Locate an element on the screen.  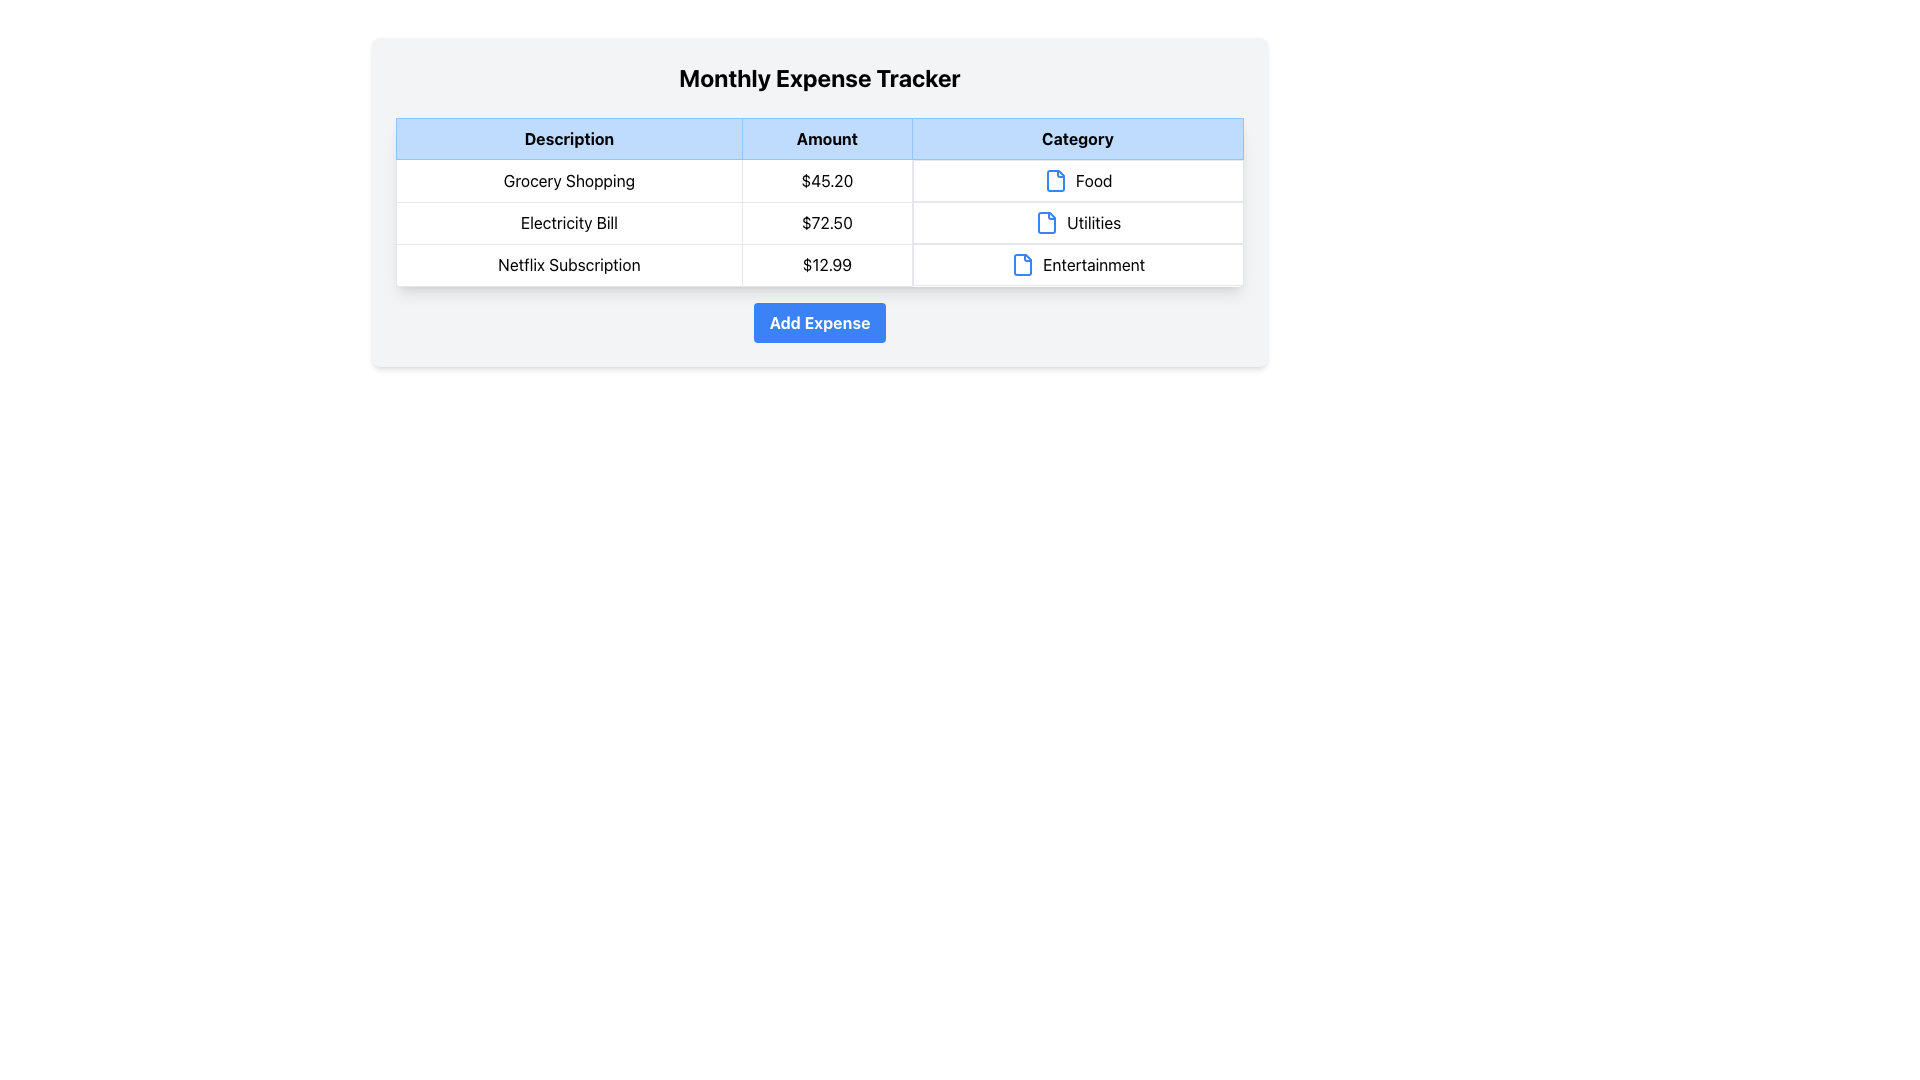
the text label that identifies the expense as 'Netflix Subscription' located in the first column of the third row of the table is located at coordinates (568, 264).